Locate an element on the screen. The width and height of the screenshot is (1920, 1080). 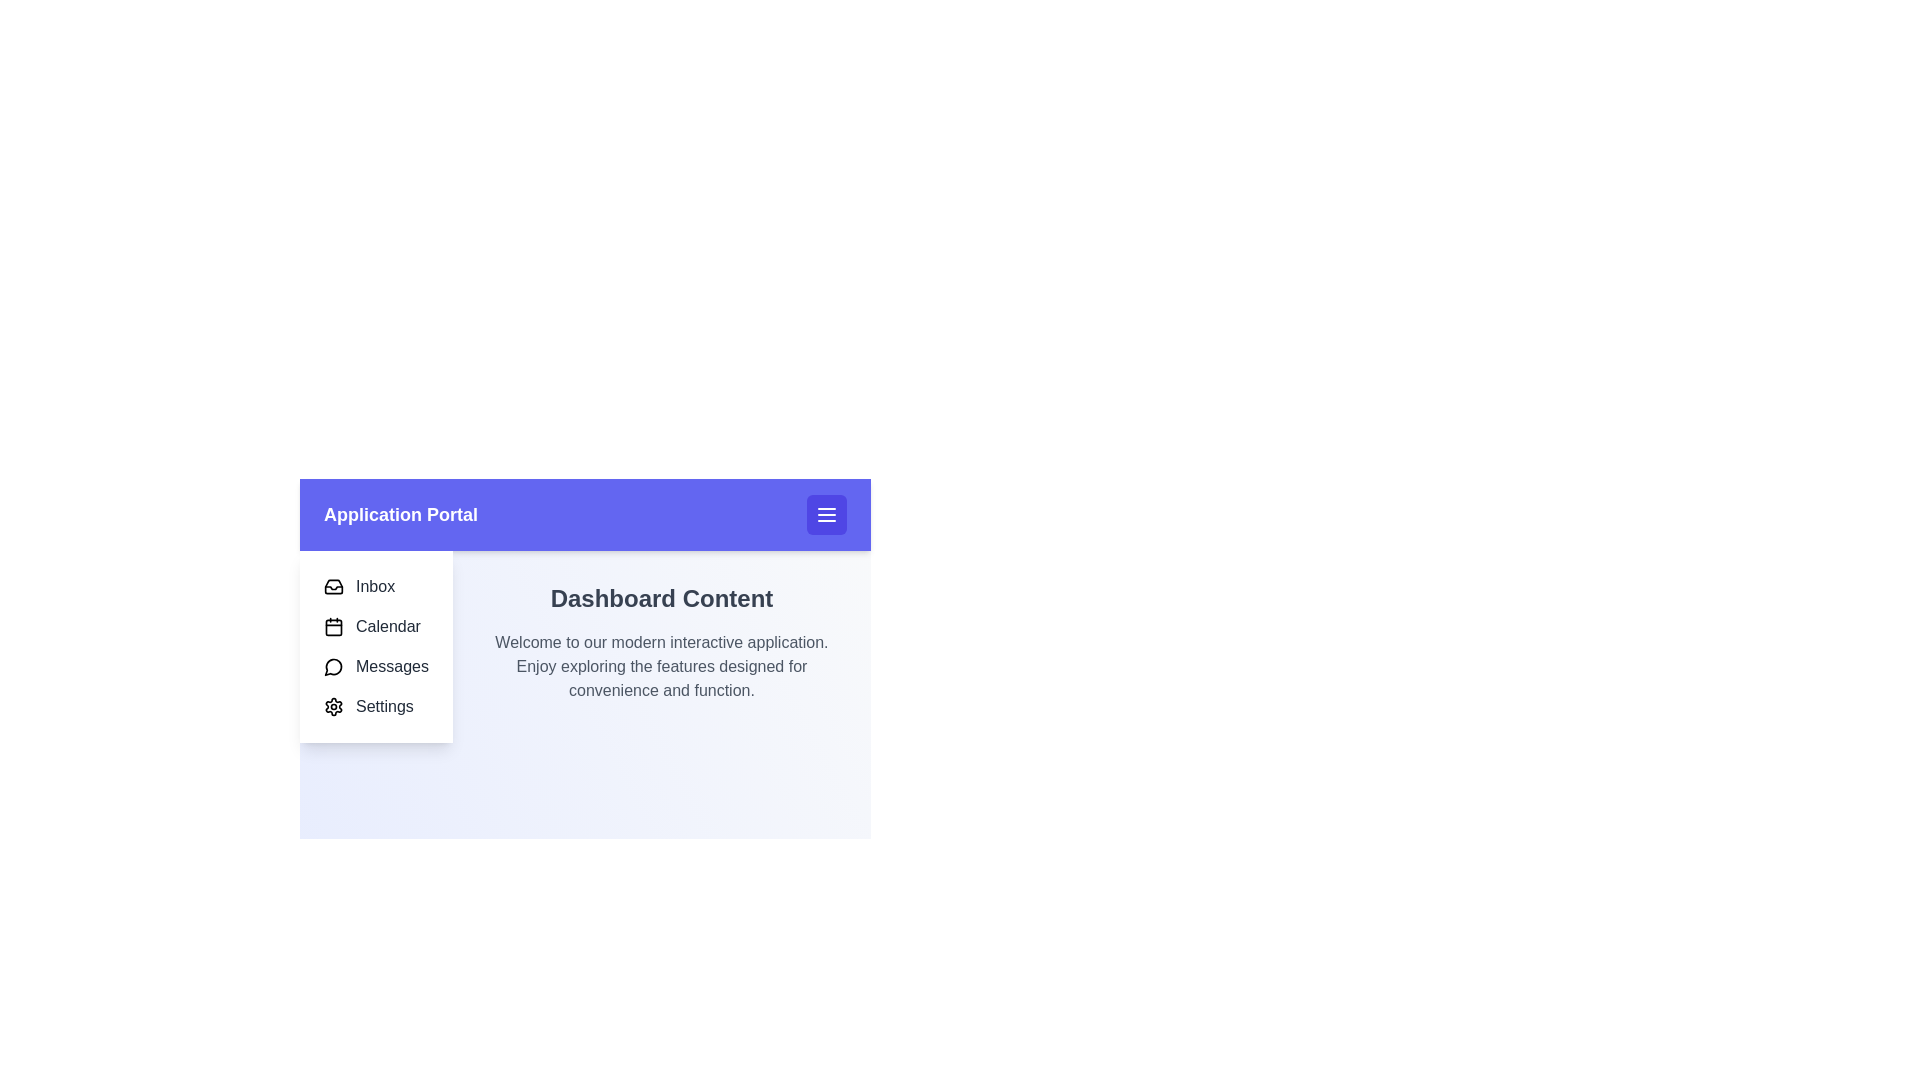
the fourth menu item in the vertical navigation menu, which has an icon and text for accessing the Settings page is located at coordinates (376, 705).